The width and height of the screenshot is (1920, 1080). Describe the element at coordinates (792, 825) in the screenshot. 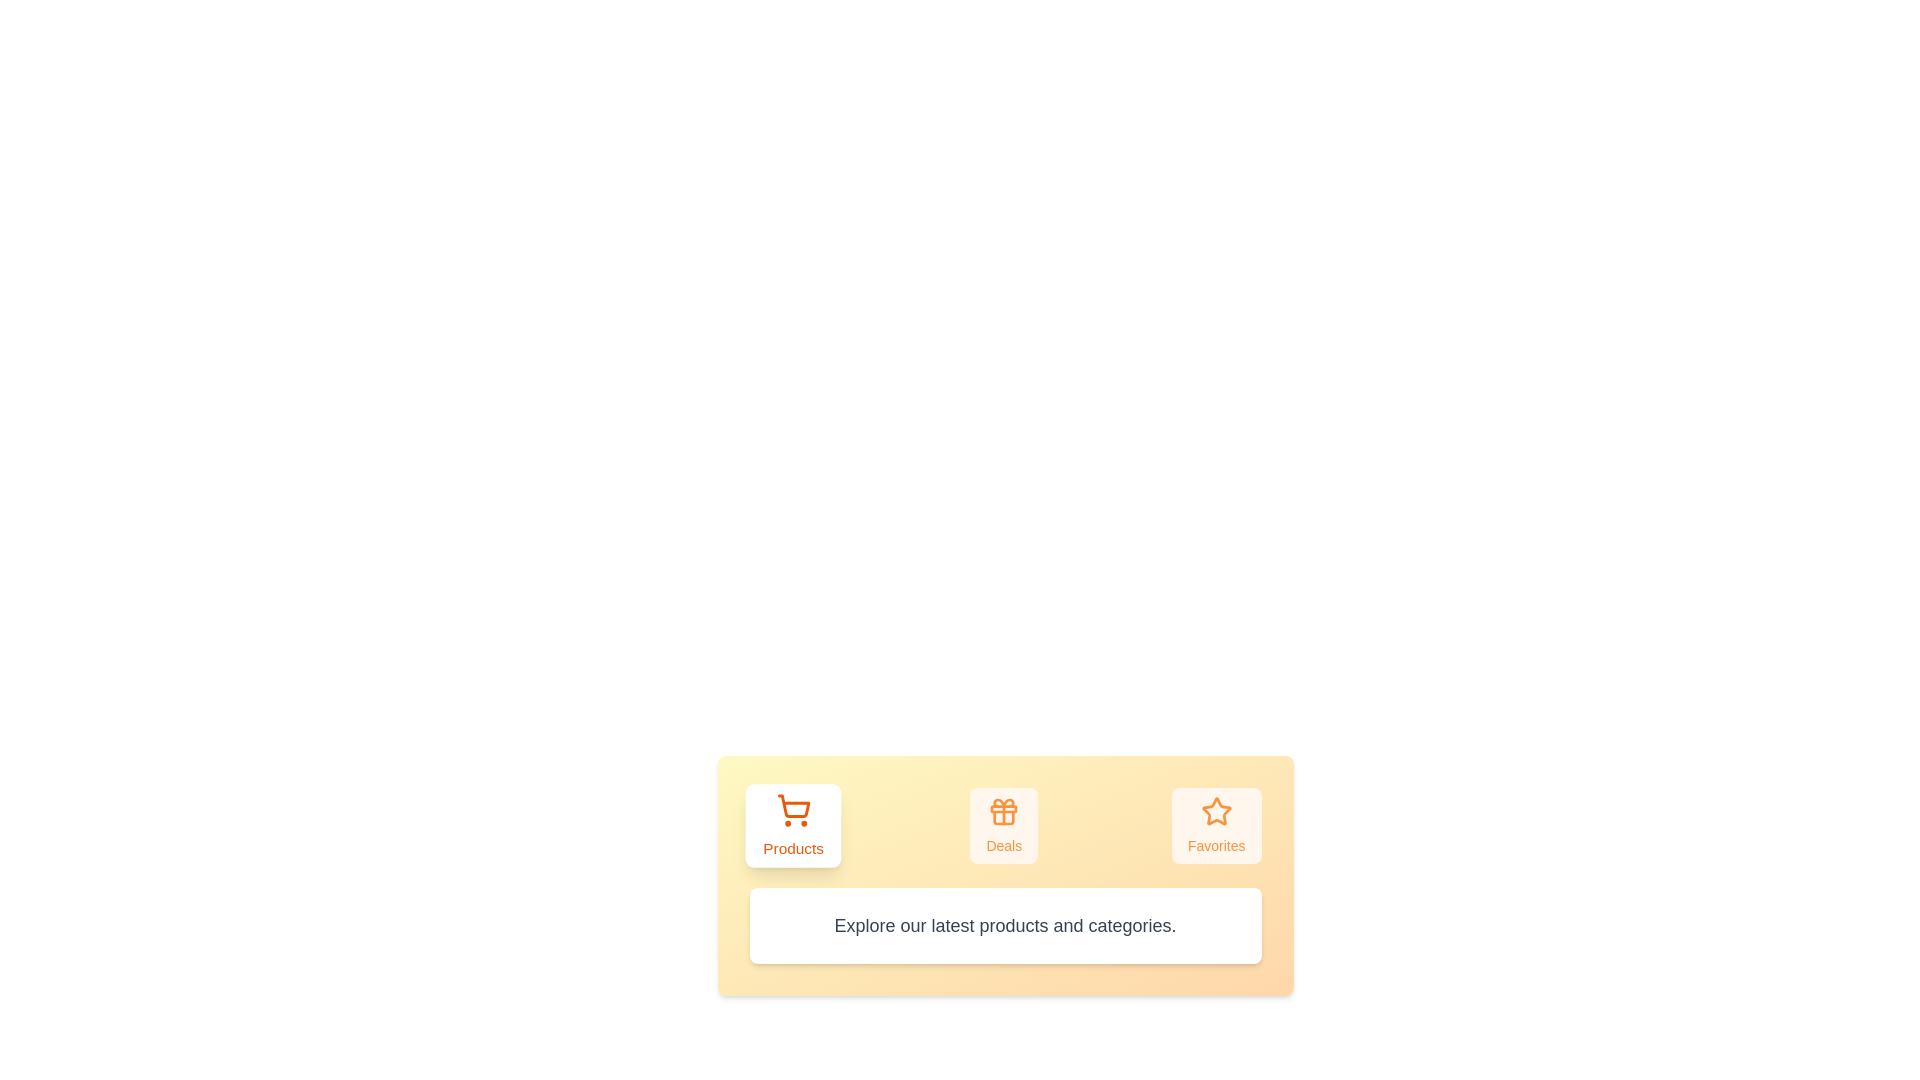

I see `the Products tab by clicking on its button` at that location.